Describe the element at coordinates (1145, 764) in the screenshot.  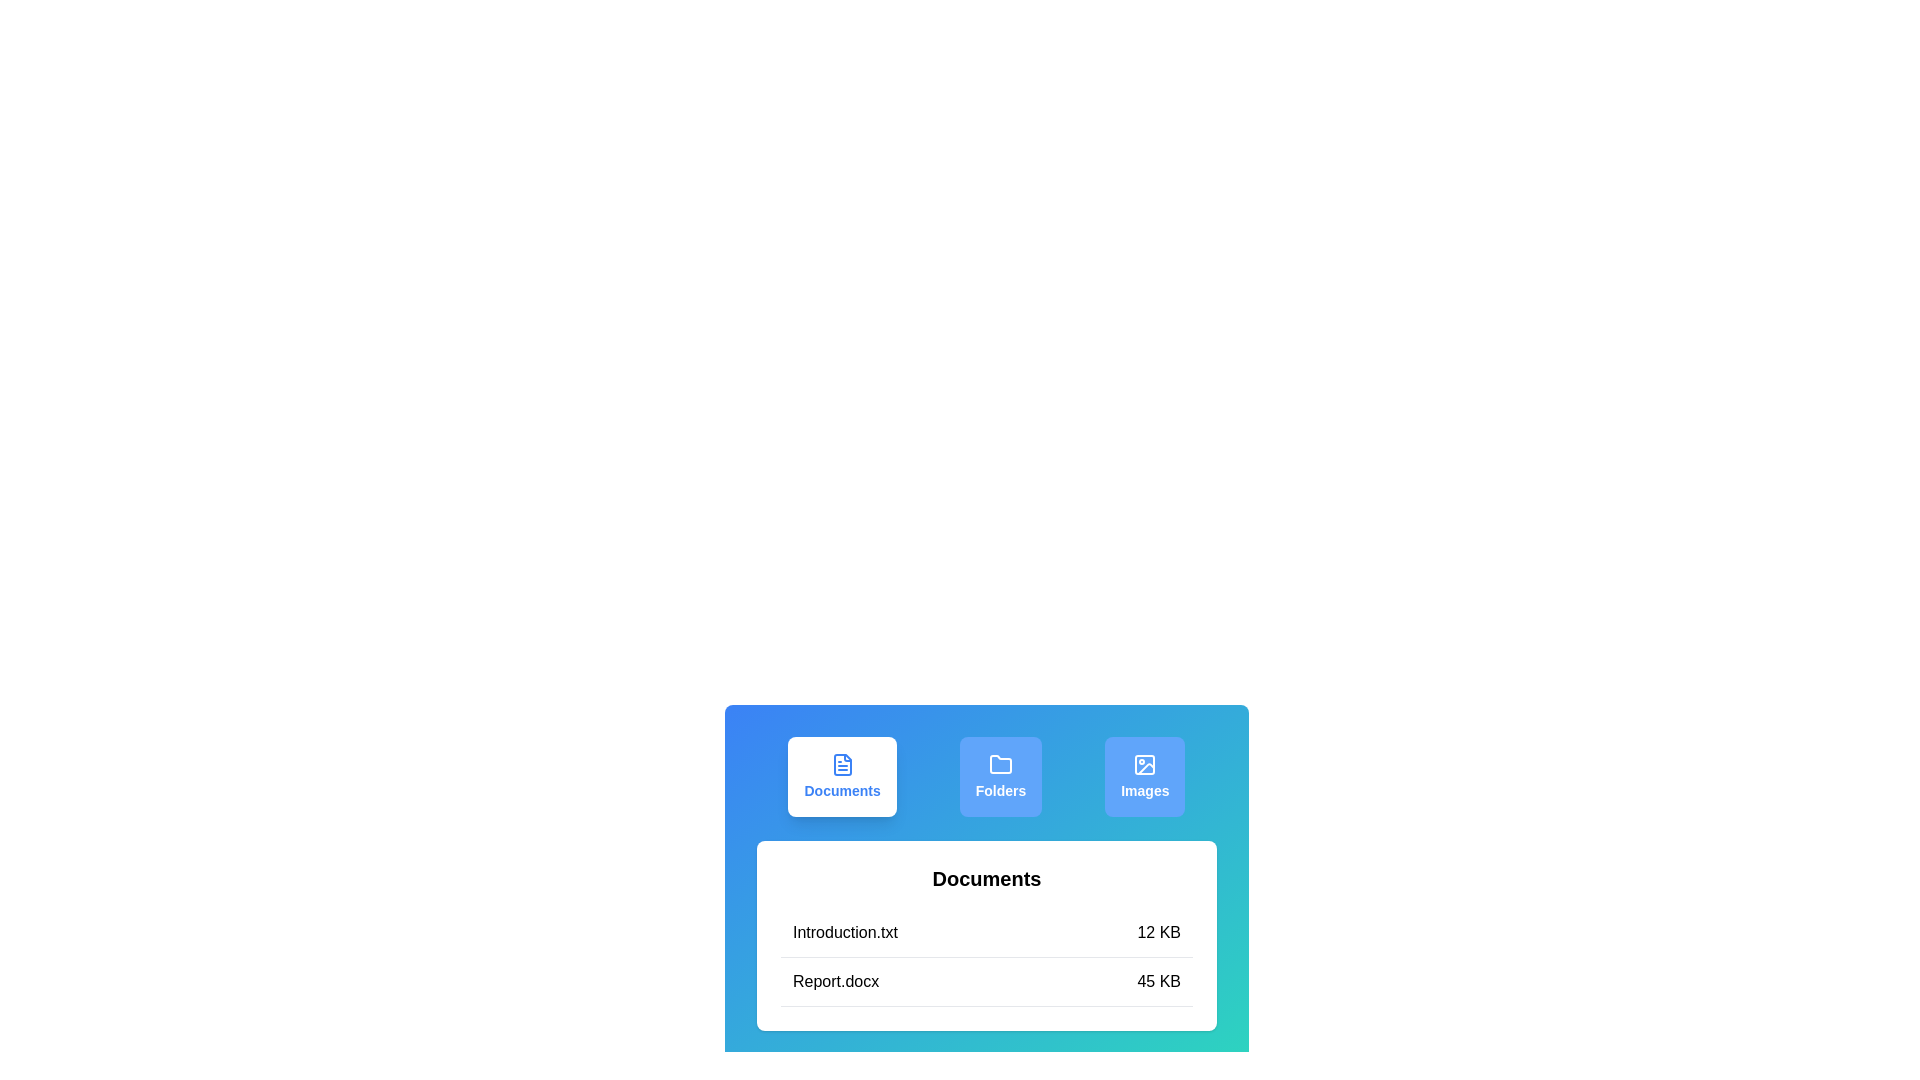
I see `the stylized image icon within the 'Images' button located in the top-right corner of the panel` at that location.